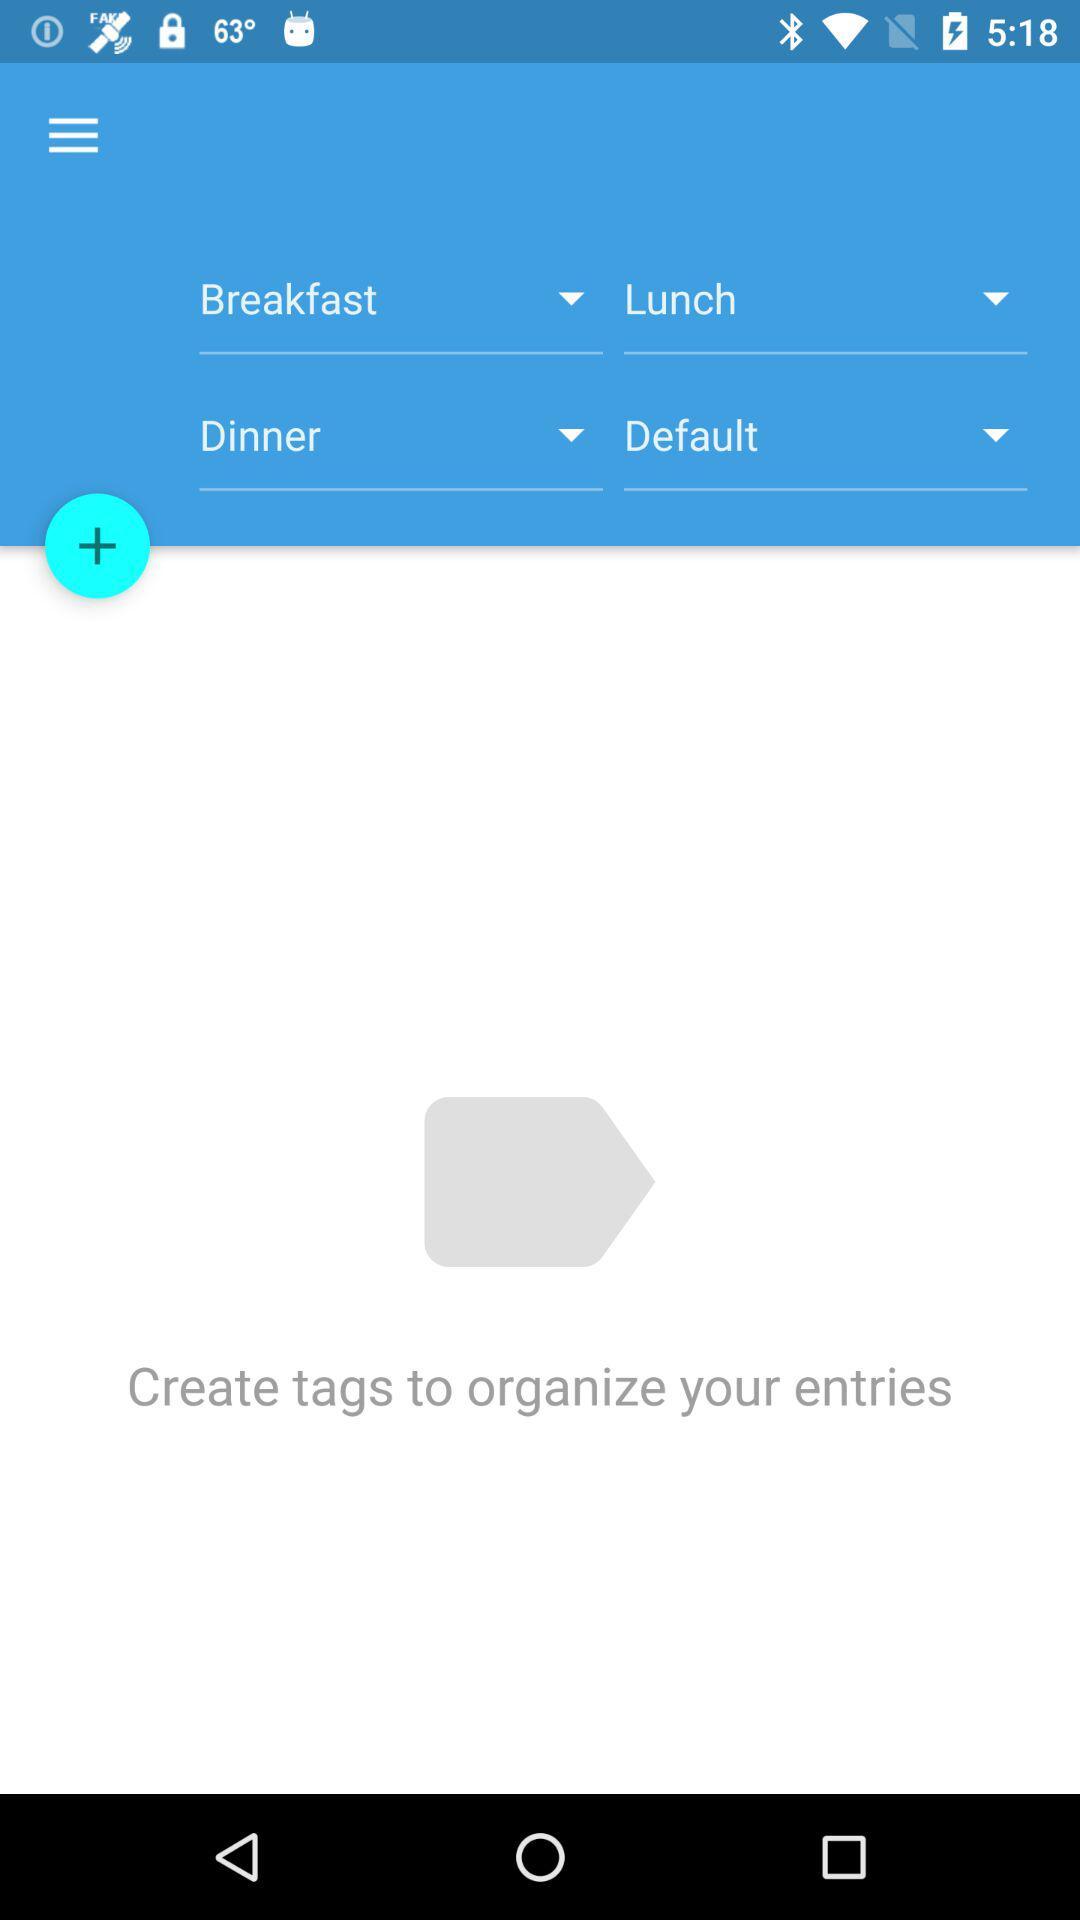 This screenshot has height=1920, width=1080. I want to click on meal, so click(97, 546).